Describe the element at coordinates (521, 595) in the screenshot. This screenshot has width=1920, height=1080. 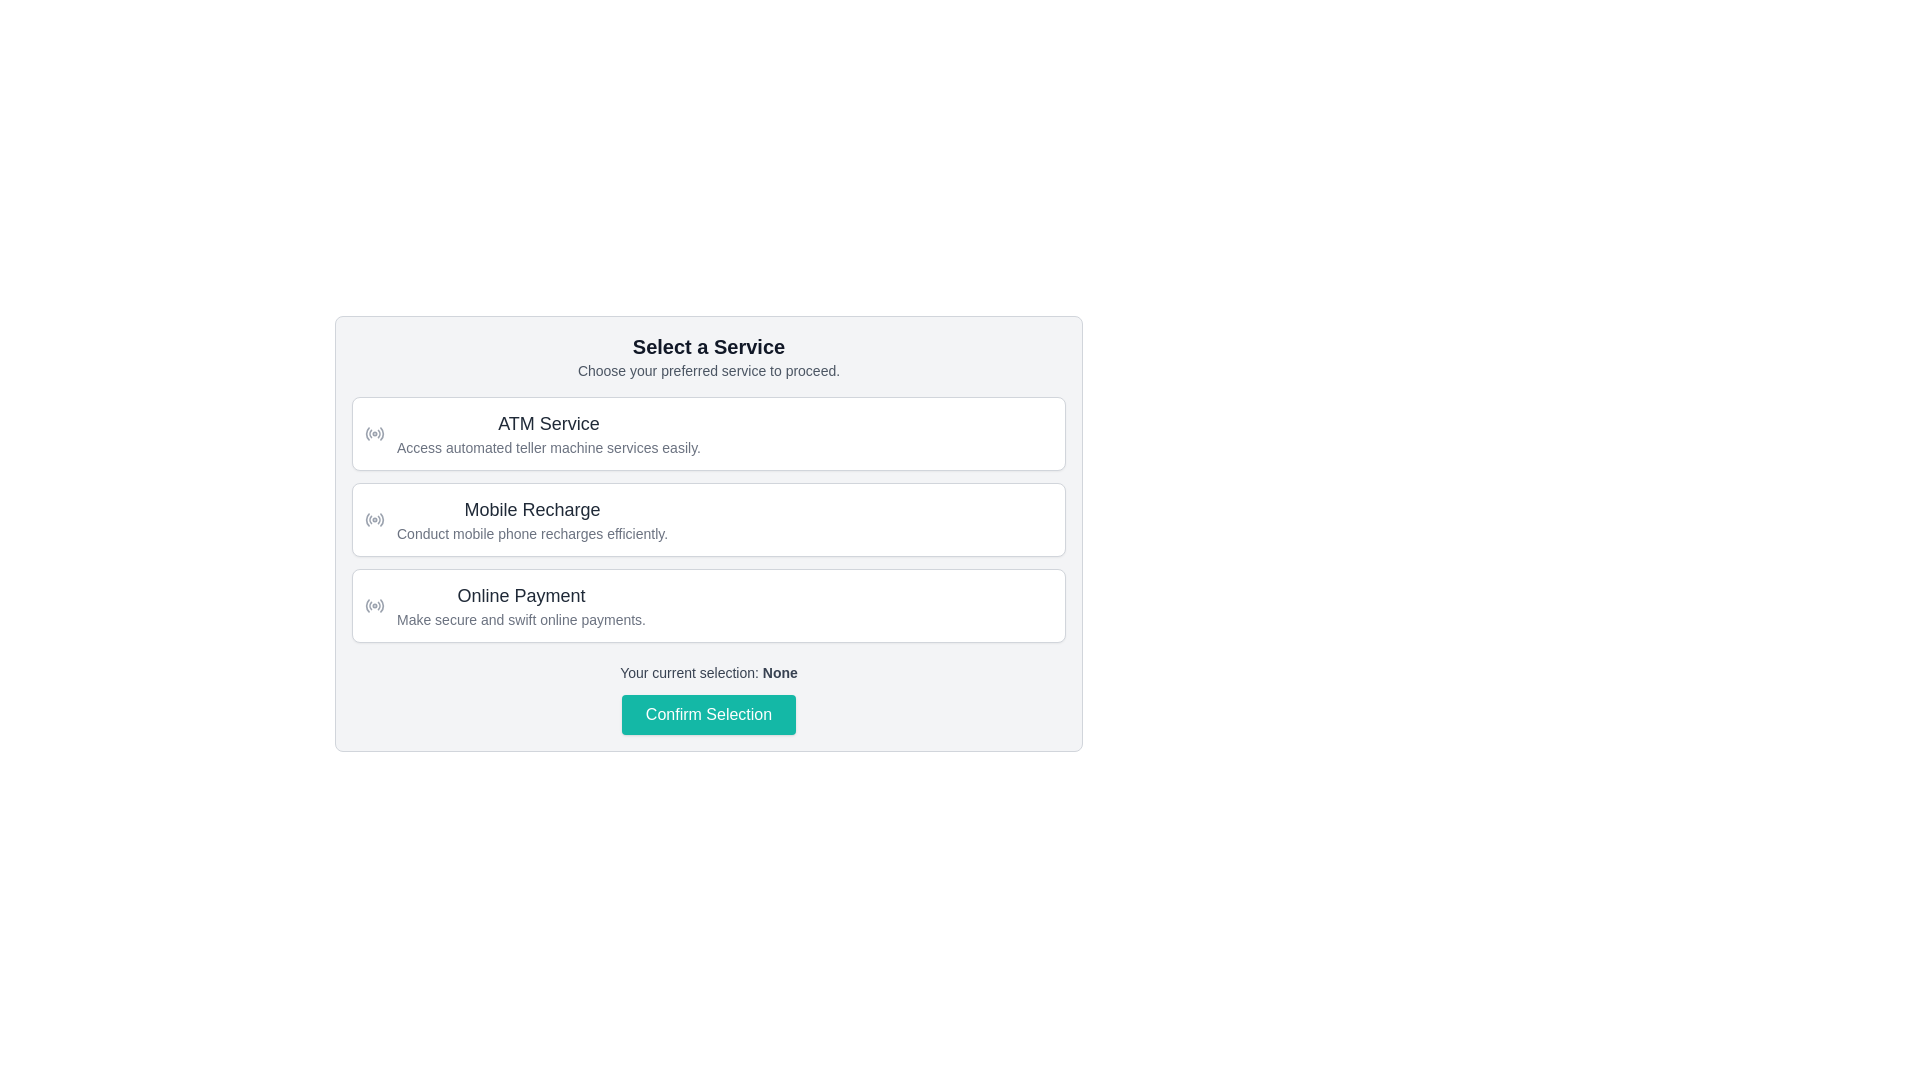
I see `the text label that serves as the title for the 'Online Payment' service option, which is centrally aligned in the card-style section of the interface` at that location.